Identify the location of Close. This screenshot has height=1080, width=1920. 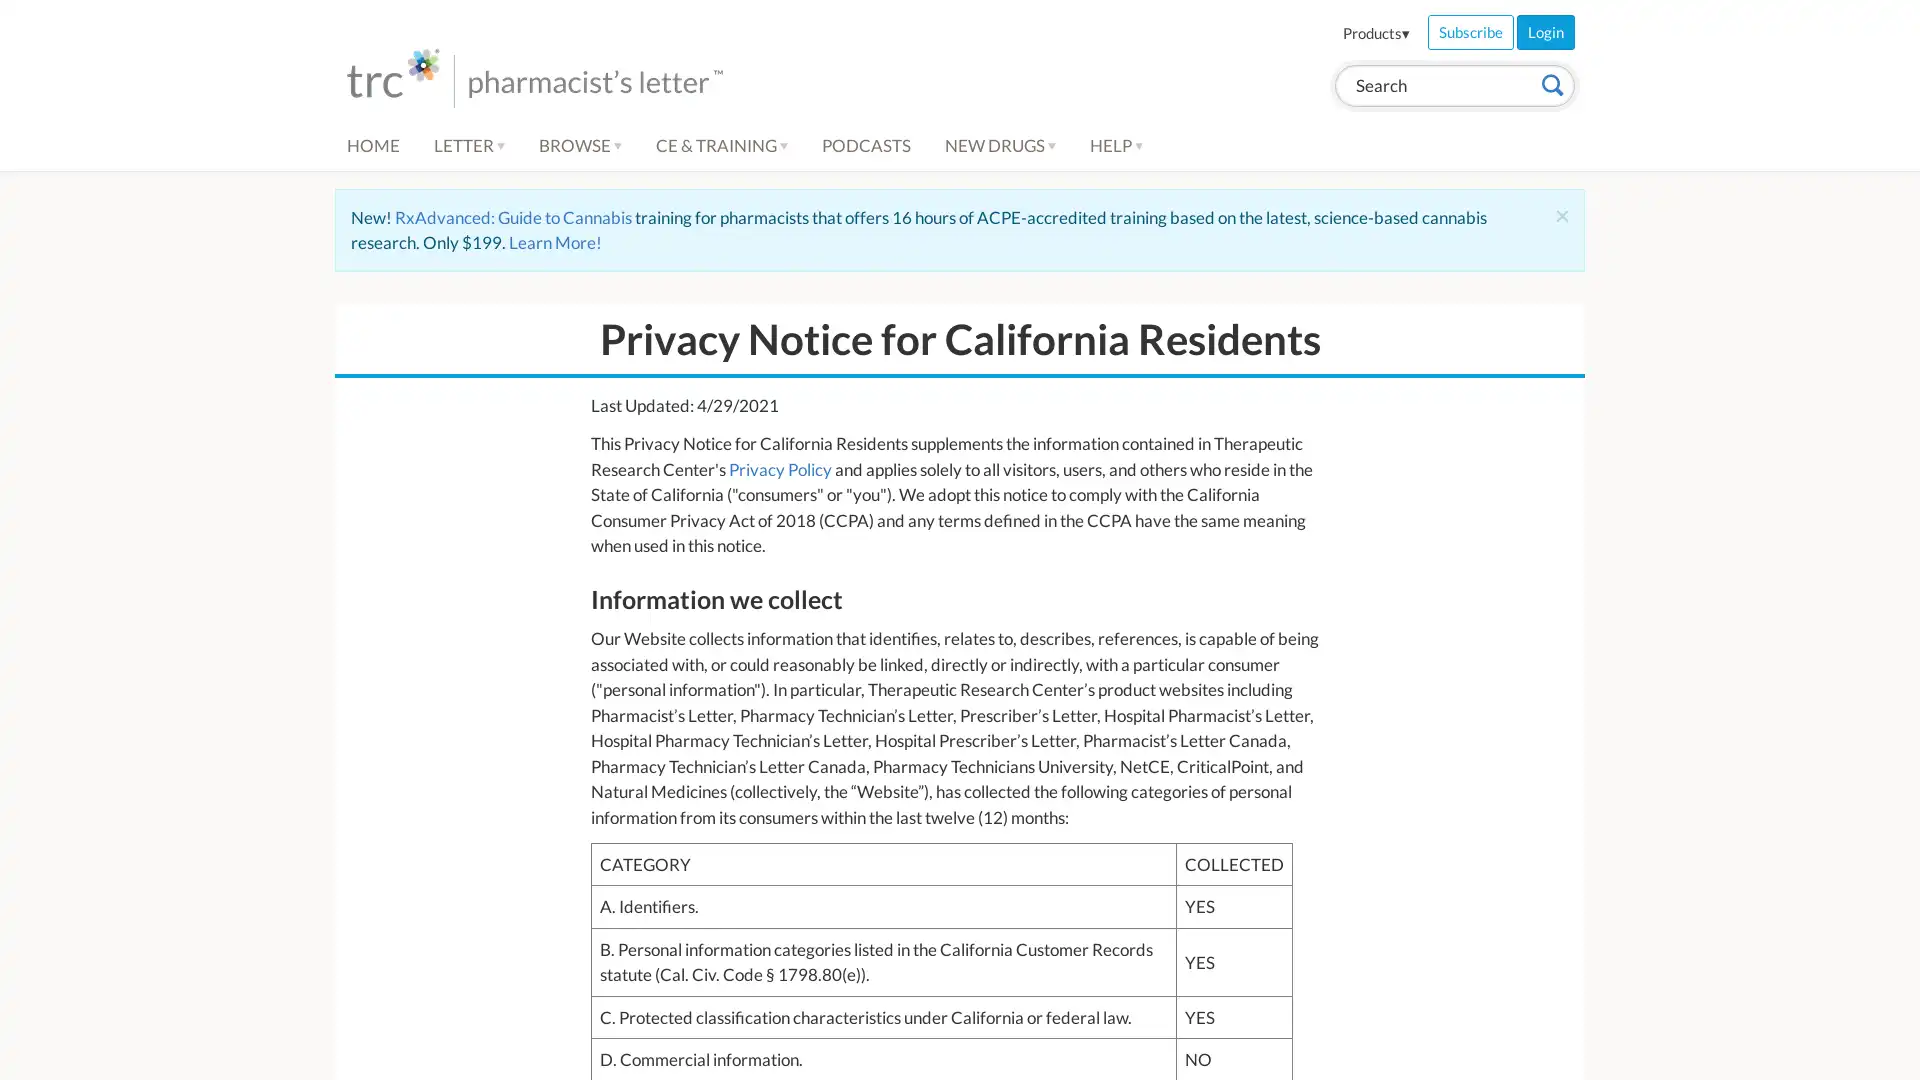
(1561, 215).